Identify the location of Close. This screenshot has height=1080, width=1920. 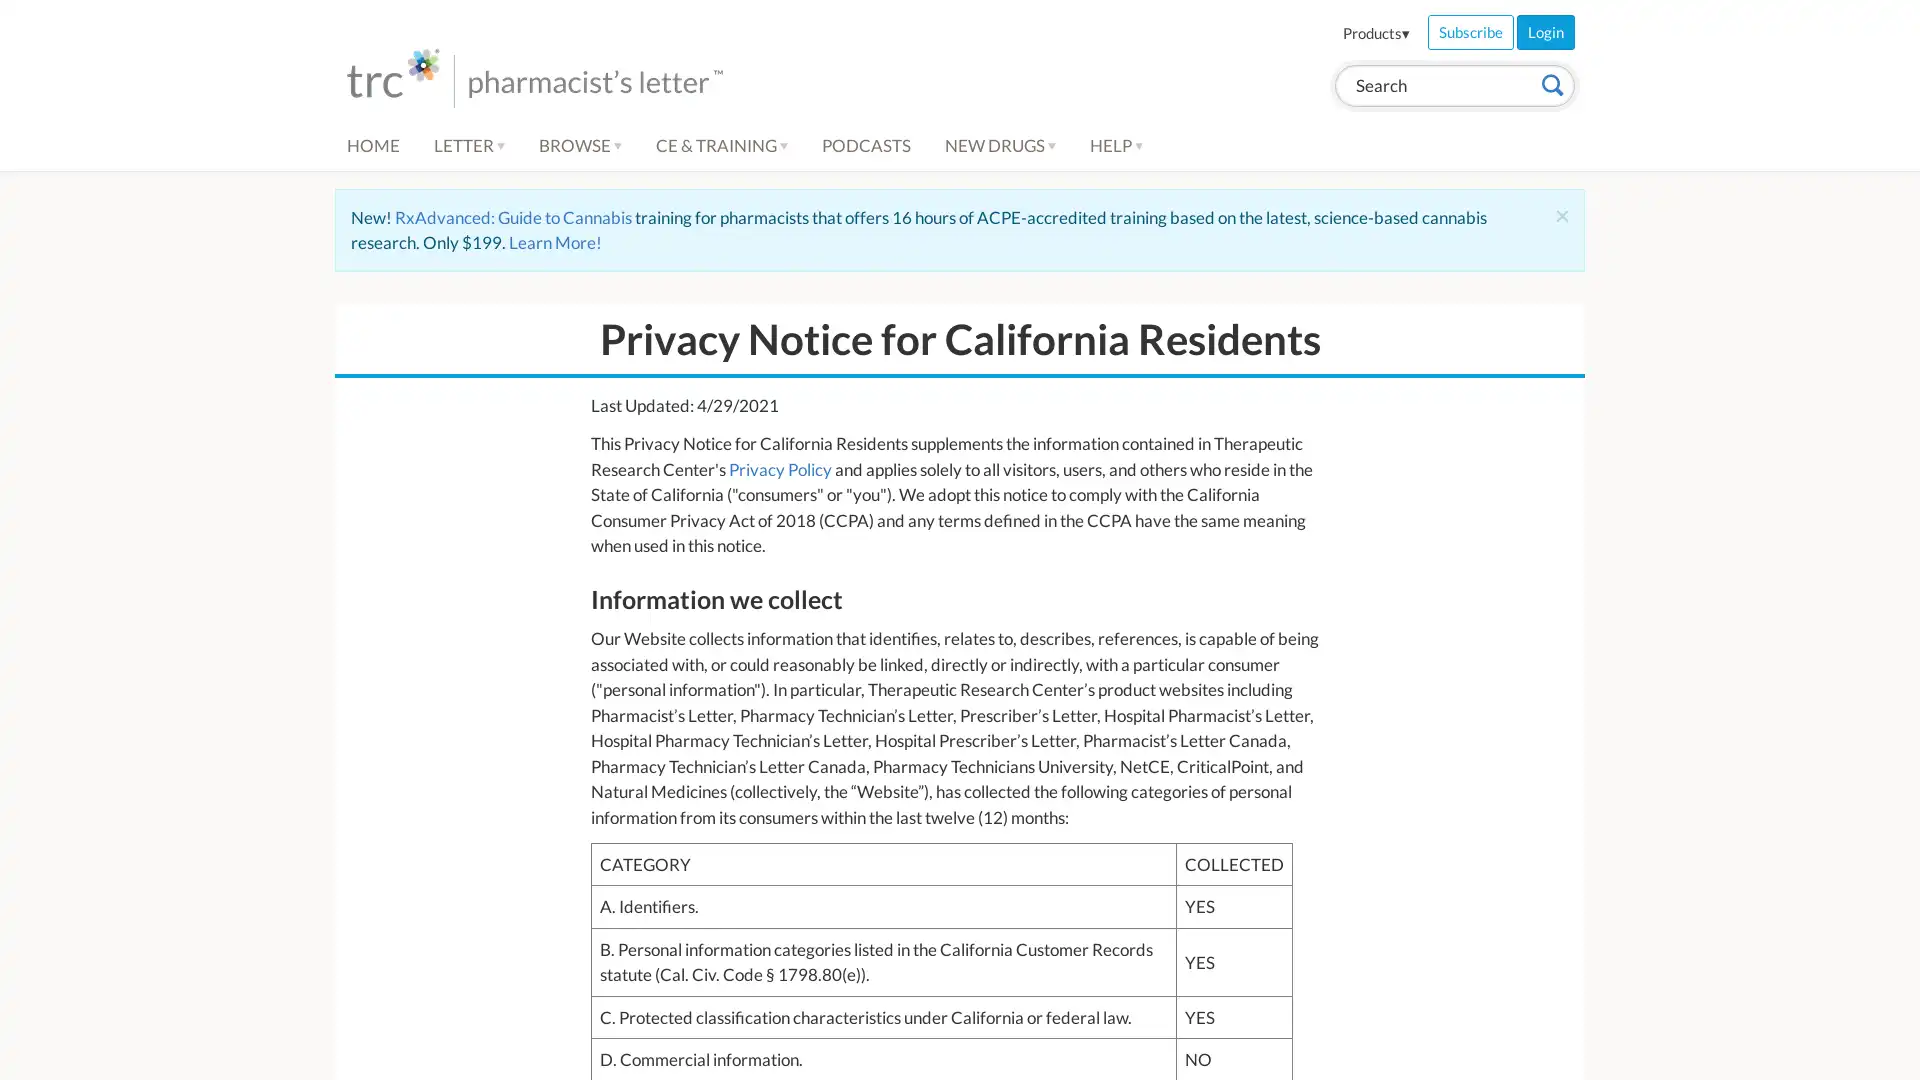
(1561, 215).